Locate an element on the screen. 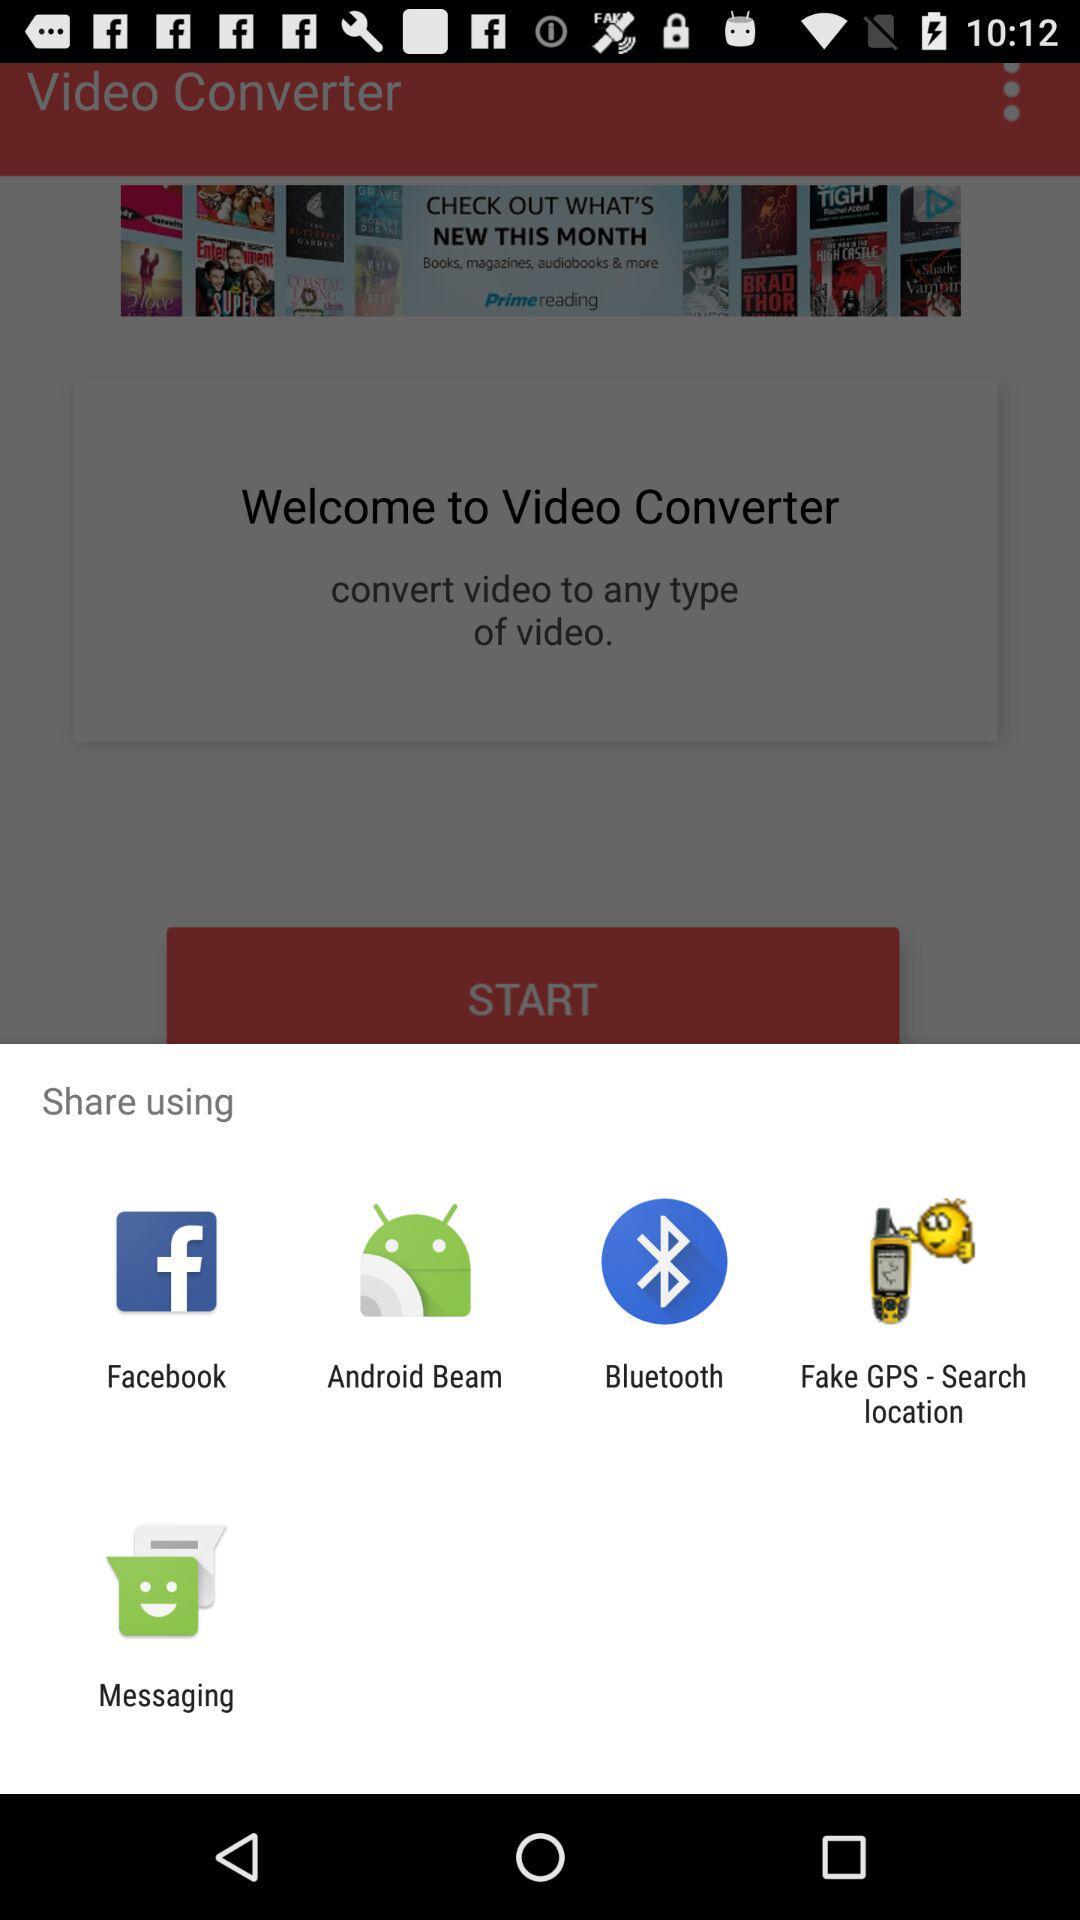 The image size is (1080, 1920). facebook is located at coordinates (165, 1392).